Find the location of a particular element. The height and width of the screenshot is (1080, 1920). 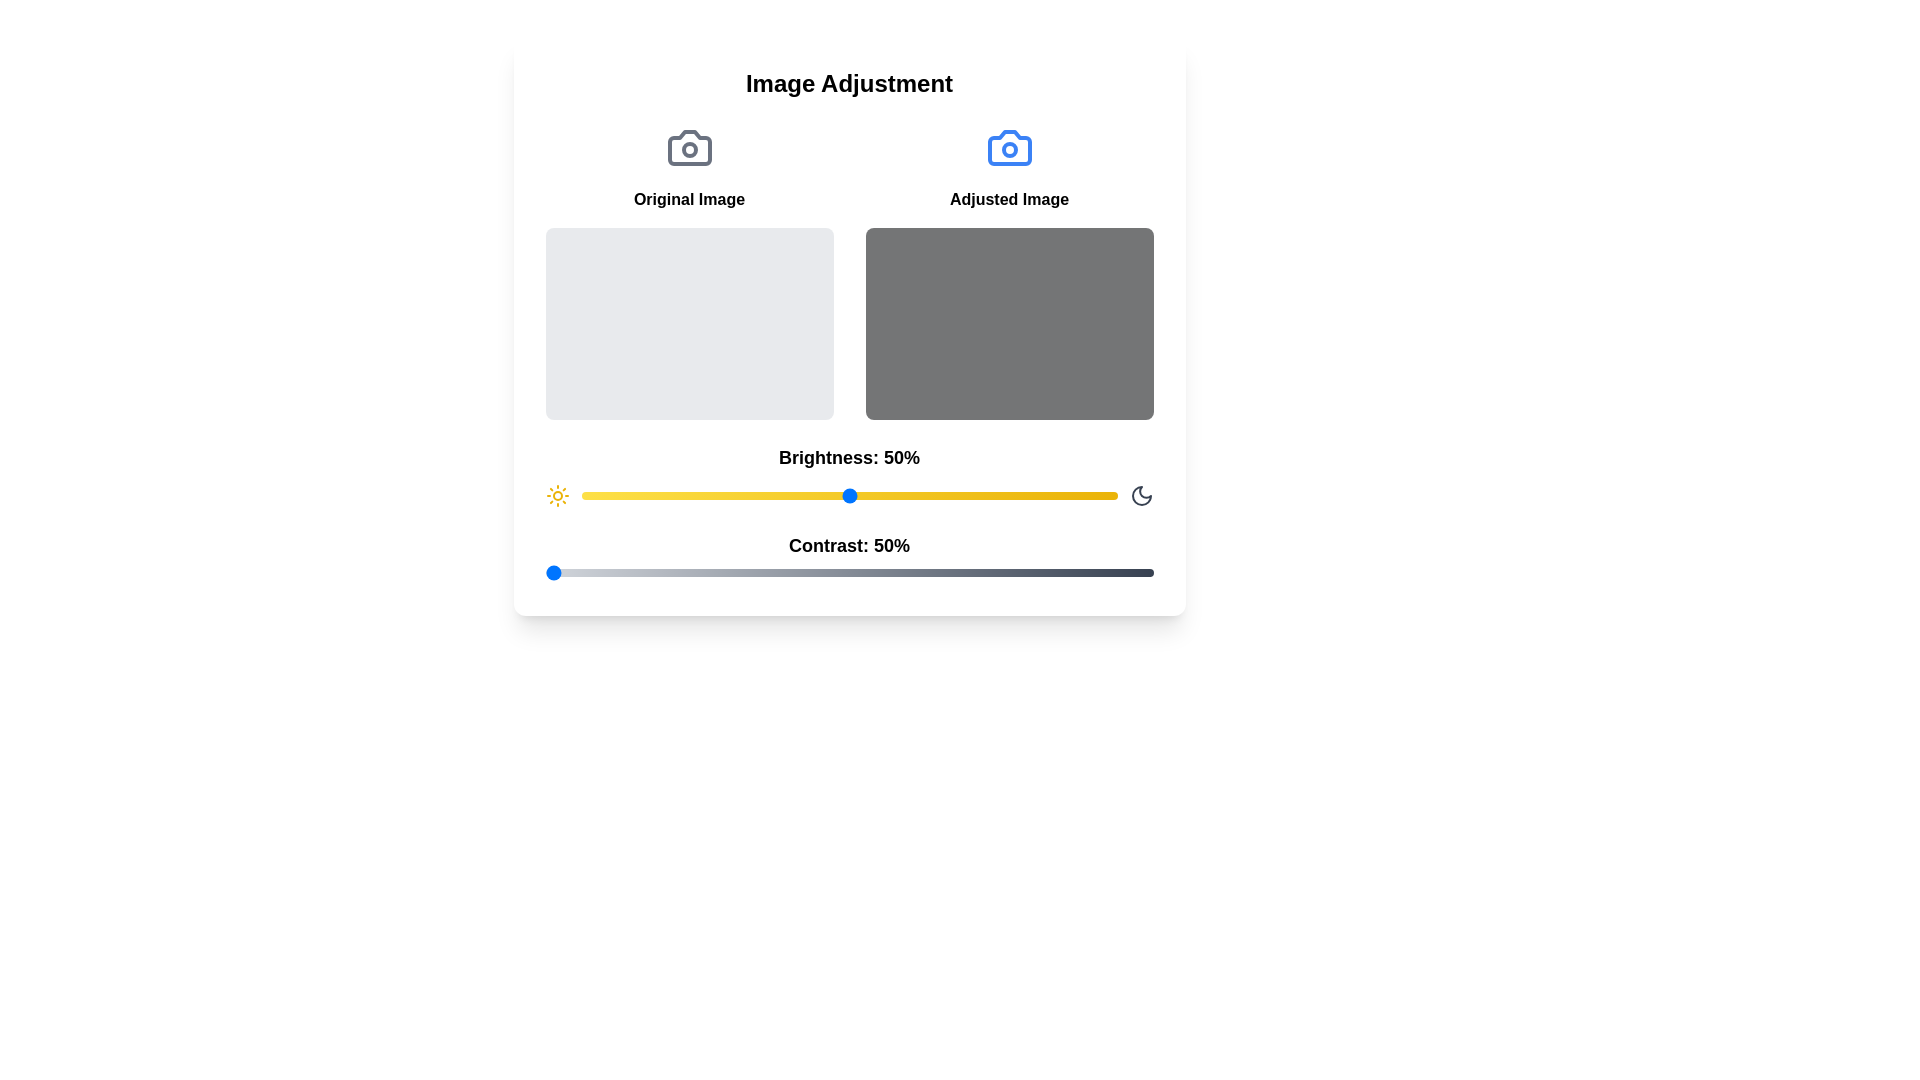

brightness is located at coordinates (994, 495).